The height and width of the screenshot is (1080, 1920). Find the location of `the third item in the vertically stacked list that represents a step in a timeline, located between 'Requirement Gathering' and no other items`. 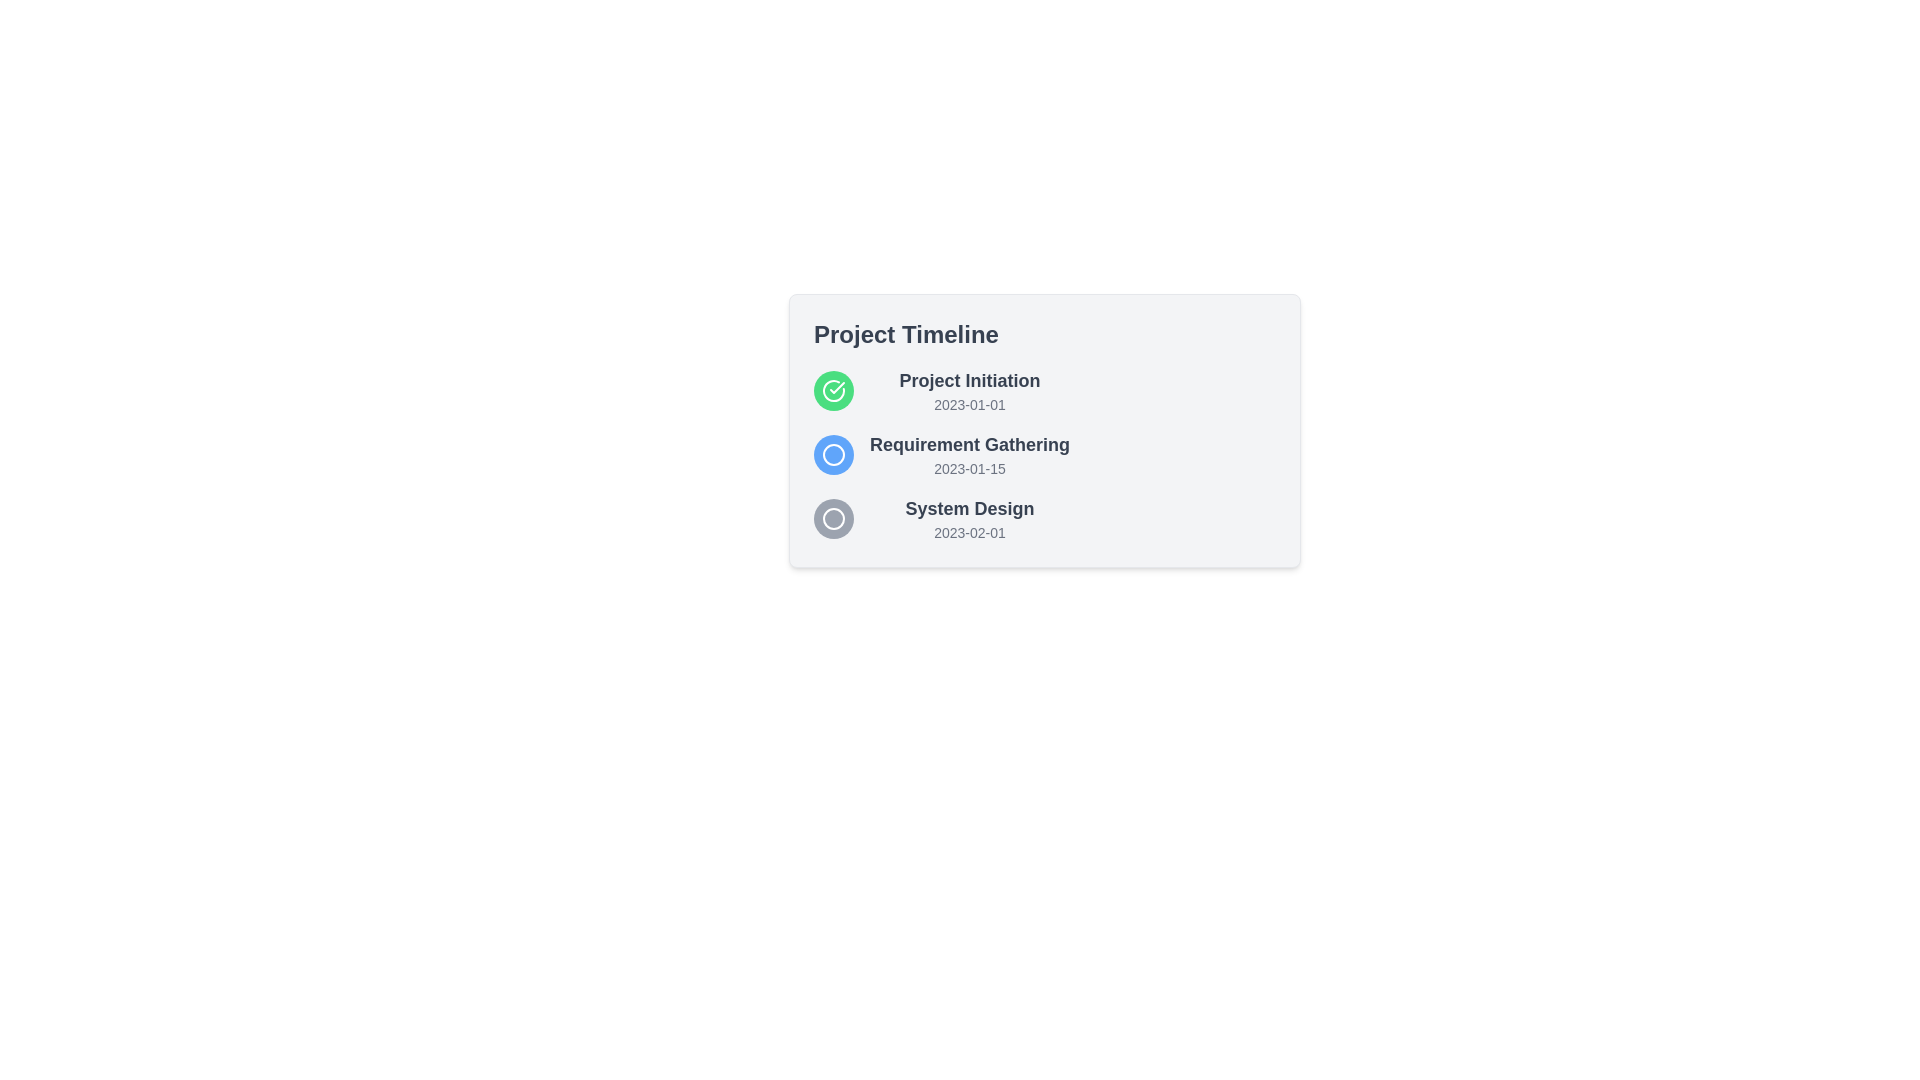

the third item in the vertically stacked list that represents a step in a timeline, located between 'Requirement Gathering' and no other items is located at coordinates (940, 518).